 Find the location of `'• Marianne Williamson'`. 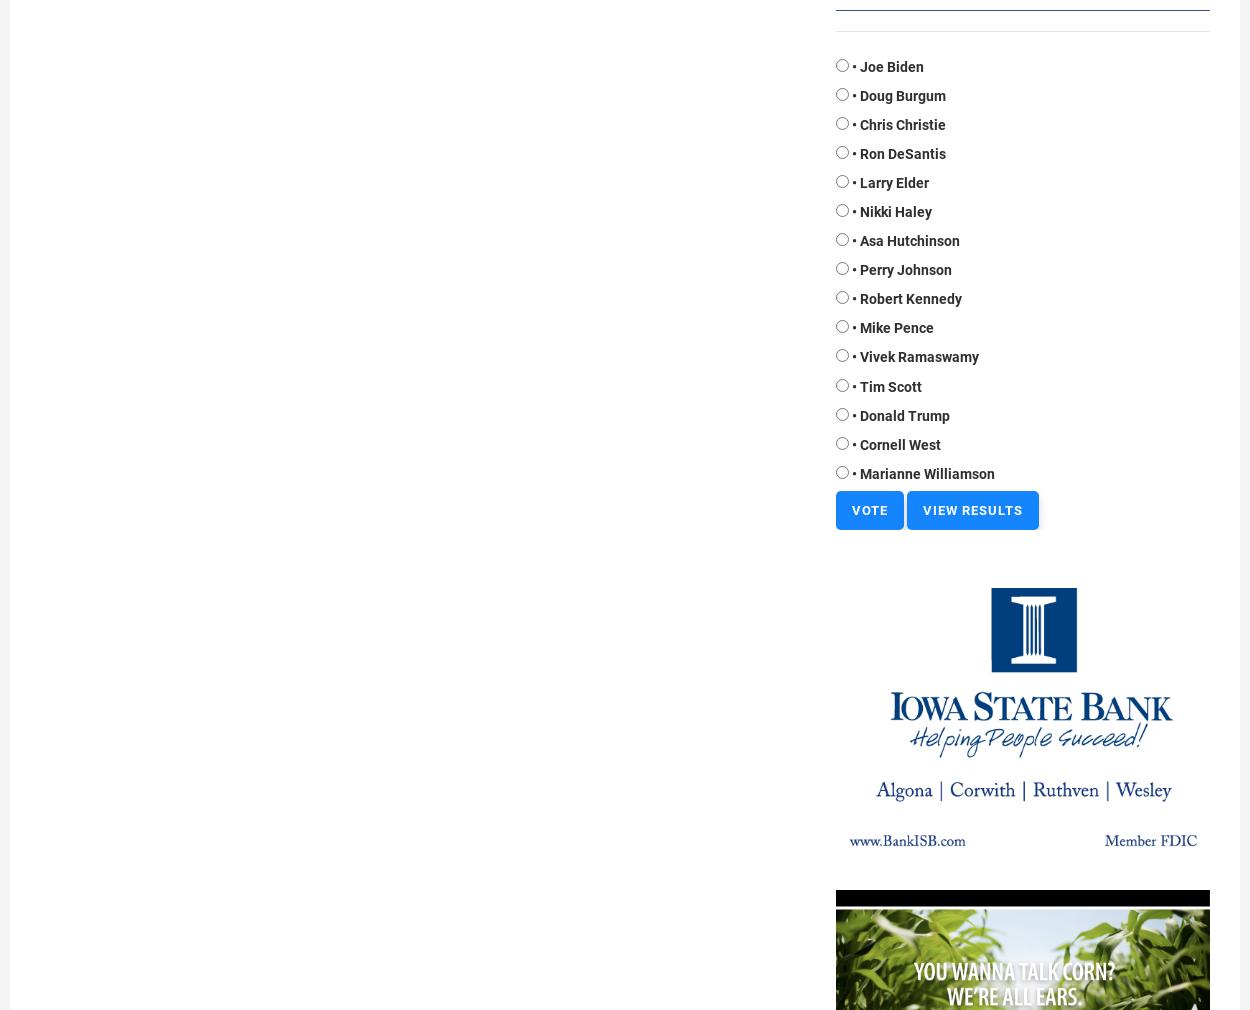

'• Marianne Williamson' is located at coordinates (923, 472).